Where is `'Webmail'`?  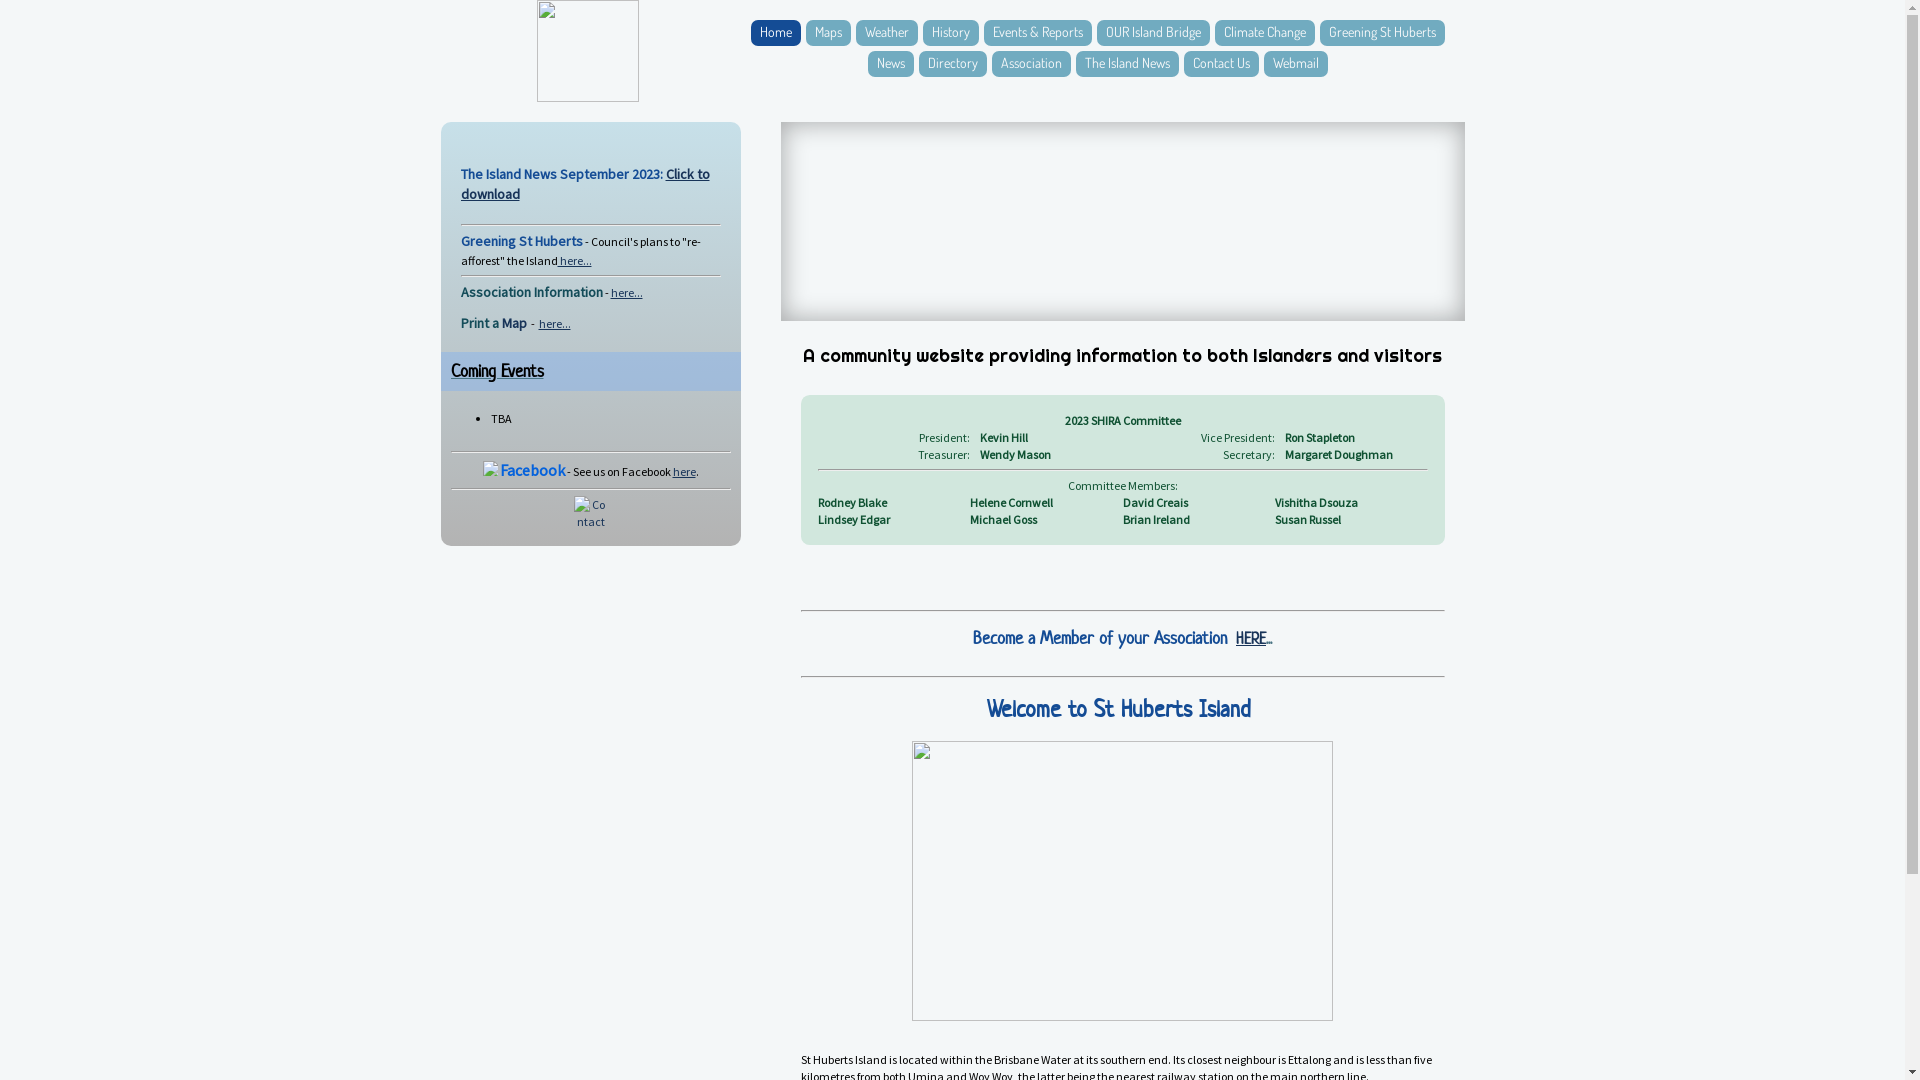 'Webmail' is located at coordinates (1262, 63).